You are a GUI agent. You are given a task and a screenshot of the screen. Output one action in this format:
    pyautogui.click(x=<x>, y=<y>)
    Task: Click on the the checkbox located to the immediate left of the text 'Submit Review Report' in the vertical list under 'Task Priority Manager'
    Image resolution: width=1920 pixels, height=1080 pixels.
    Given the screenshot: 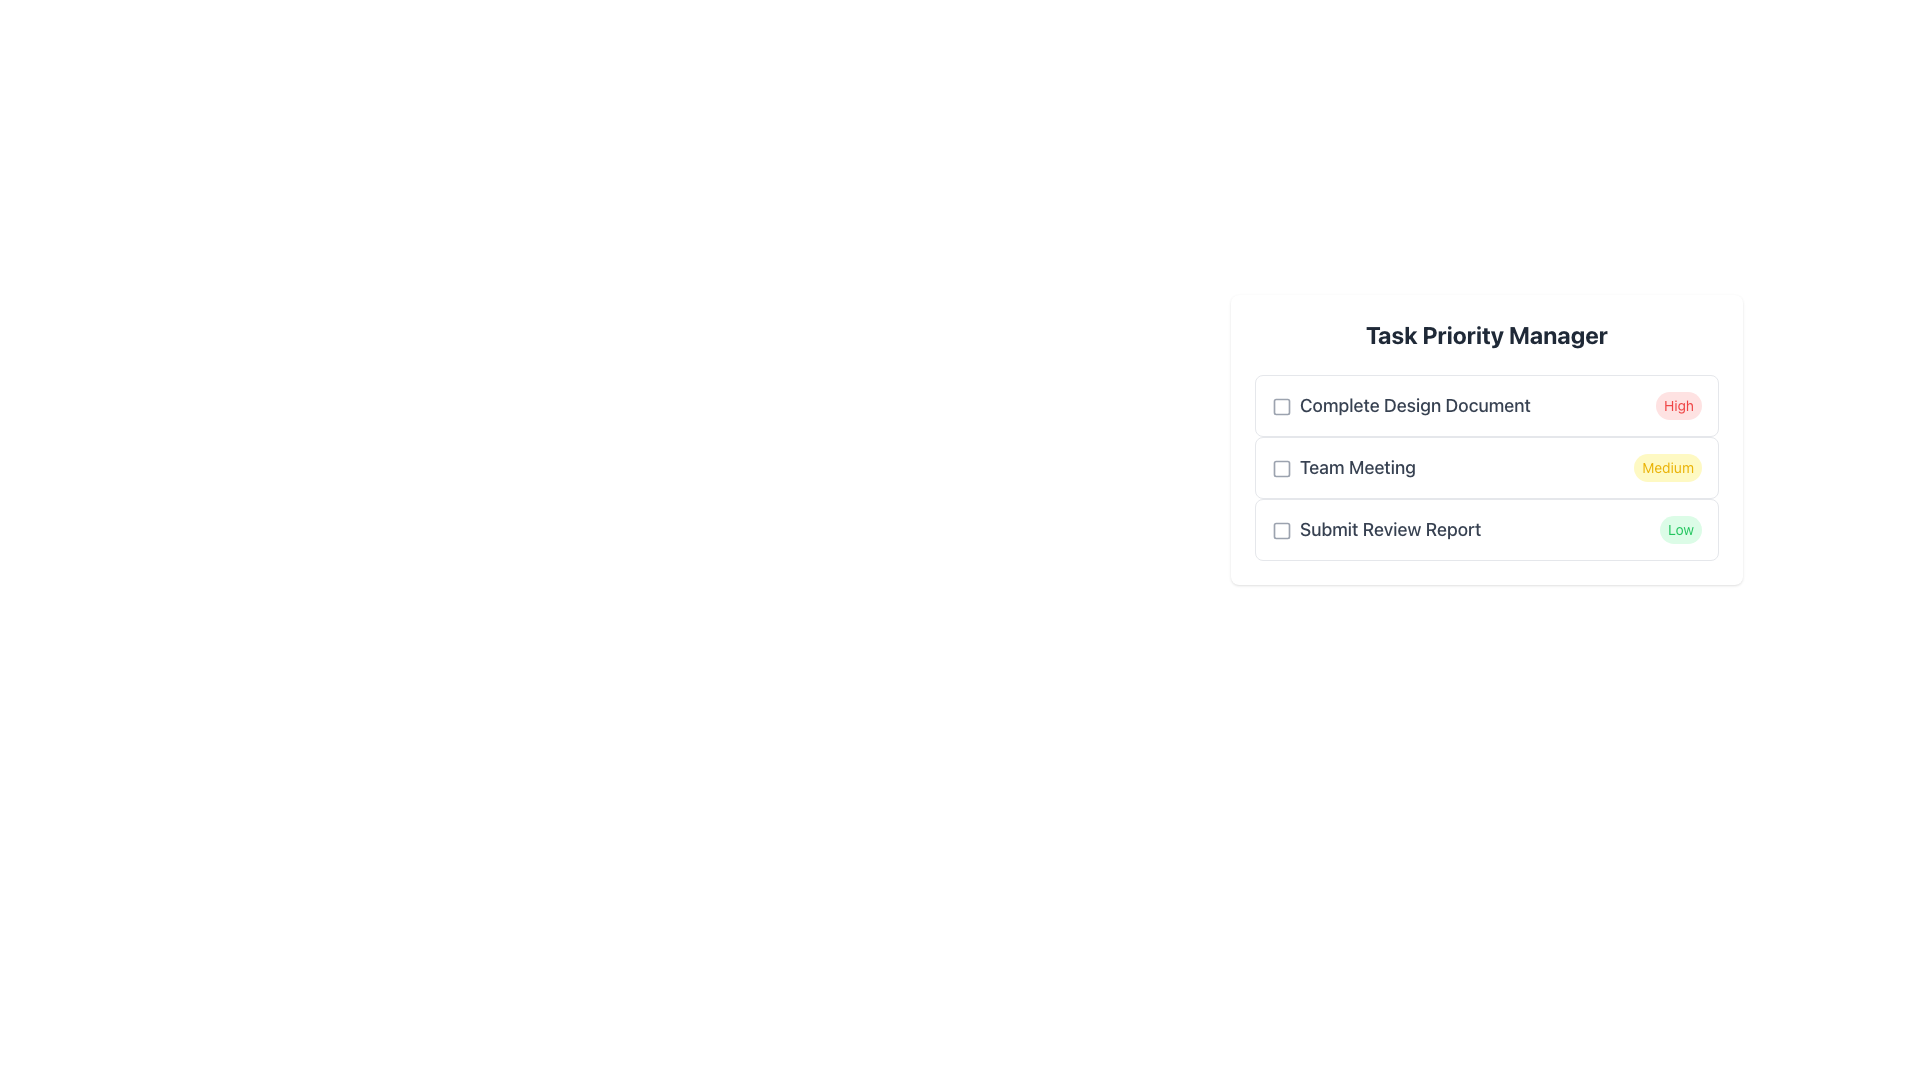 What is the action you would take?
    pyautogui.click(x=1281, y=530)
    